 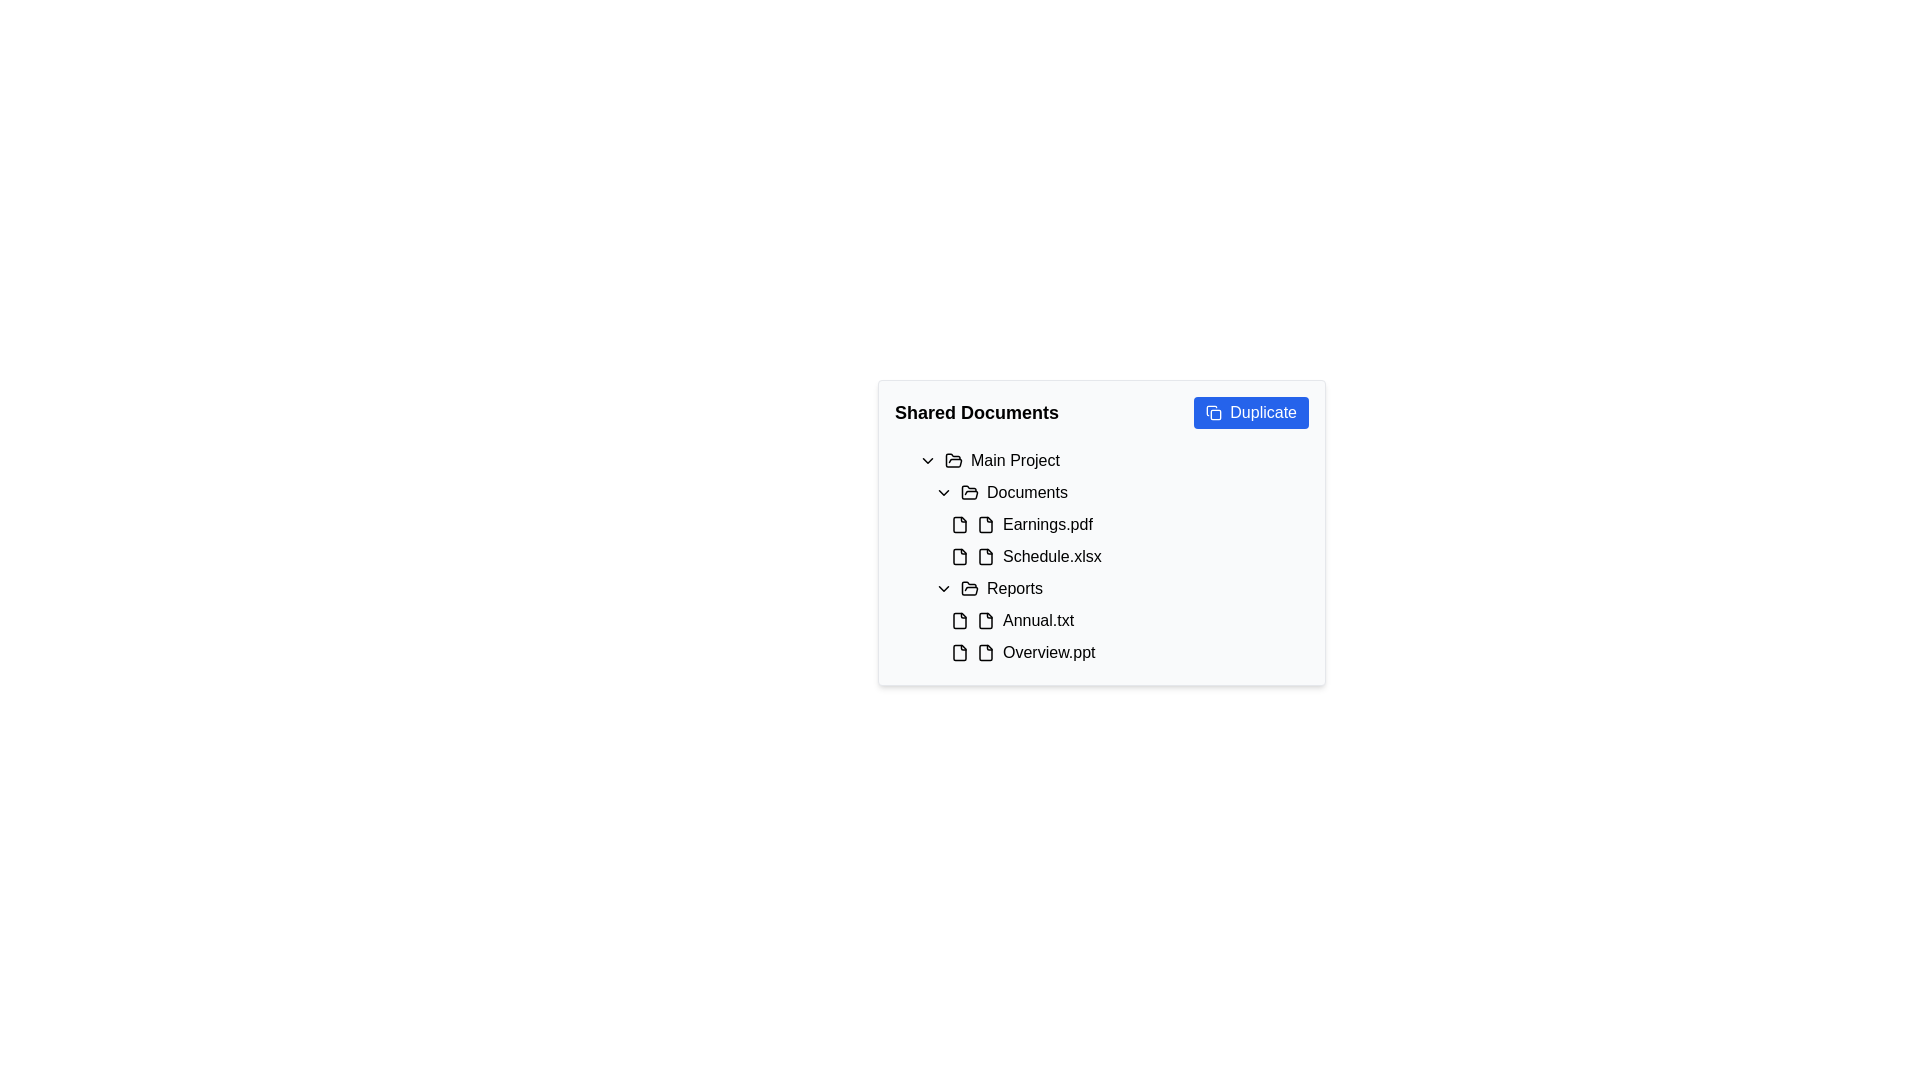 I want to click on the graphical shape that represents part of the duplicate icon, located within the 'Shared Documents' content card, adjacent to the blue 'Duplicate' button, so click(x=1215, y=414).